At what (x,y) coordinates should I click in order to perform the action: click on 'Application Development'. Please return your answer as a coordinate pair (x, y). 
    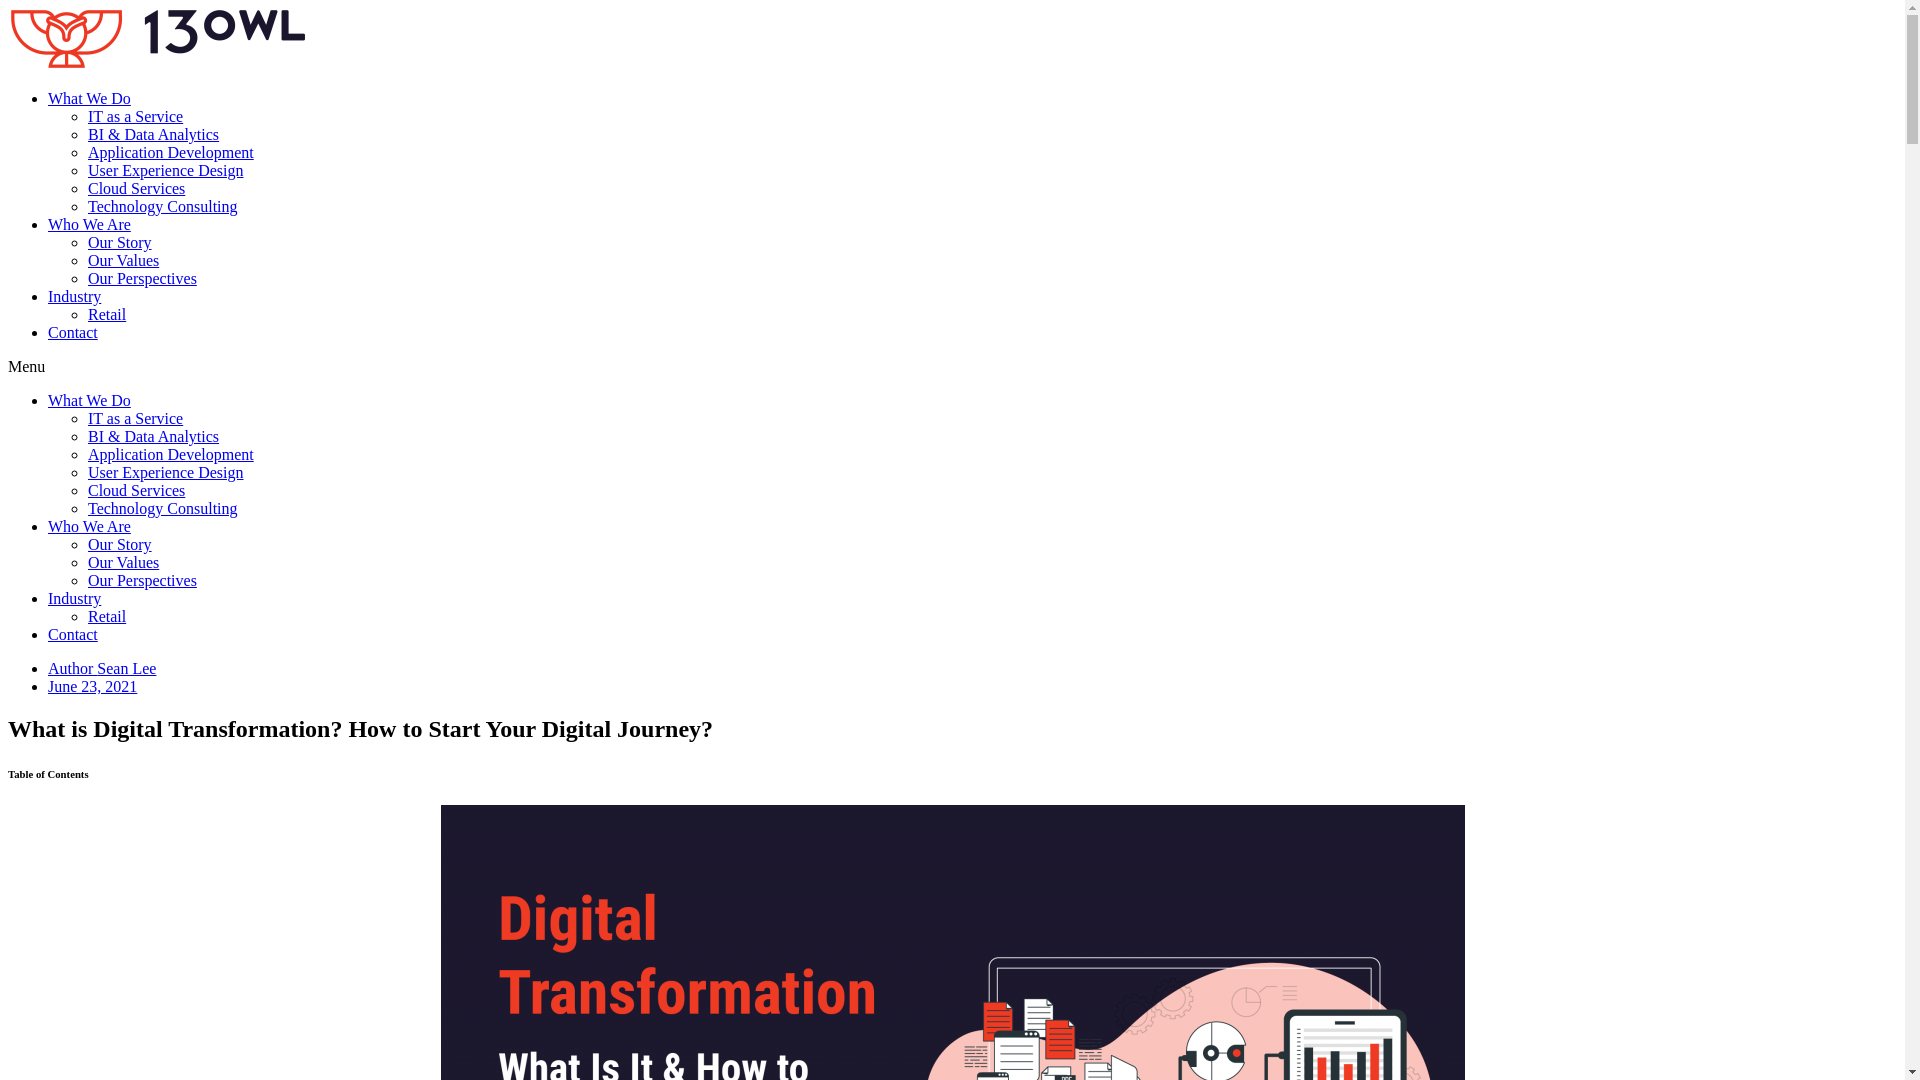
    Looking at the image, I should click on (86, 454).